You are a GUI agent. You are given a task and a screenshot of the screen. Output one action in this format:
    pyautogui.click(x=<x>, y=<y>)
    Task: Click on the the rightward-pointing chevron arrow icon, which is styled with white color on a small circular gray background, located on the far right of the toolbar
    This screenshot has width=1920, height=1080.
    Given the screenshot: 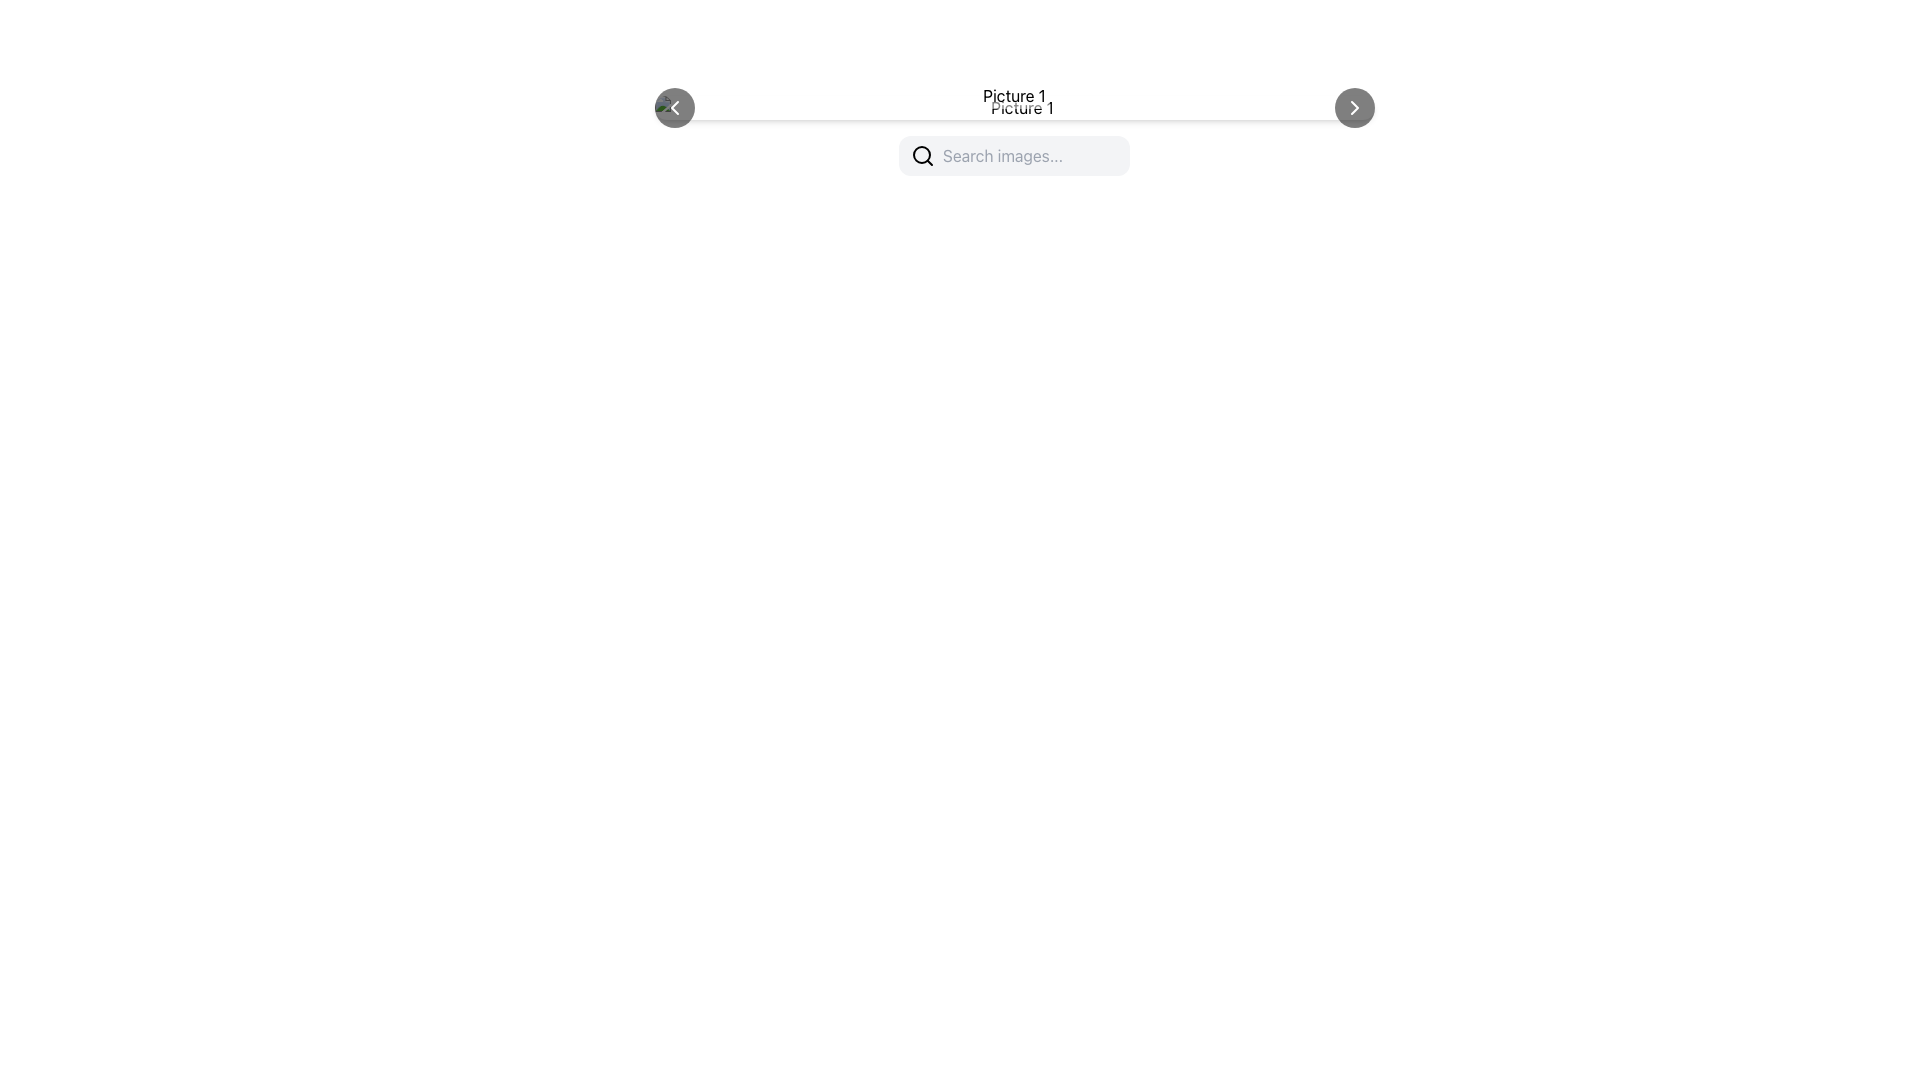 What is the action you would take?
    pyautogui.click(x=1354, y=108)
    